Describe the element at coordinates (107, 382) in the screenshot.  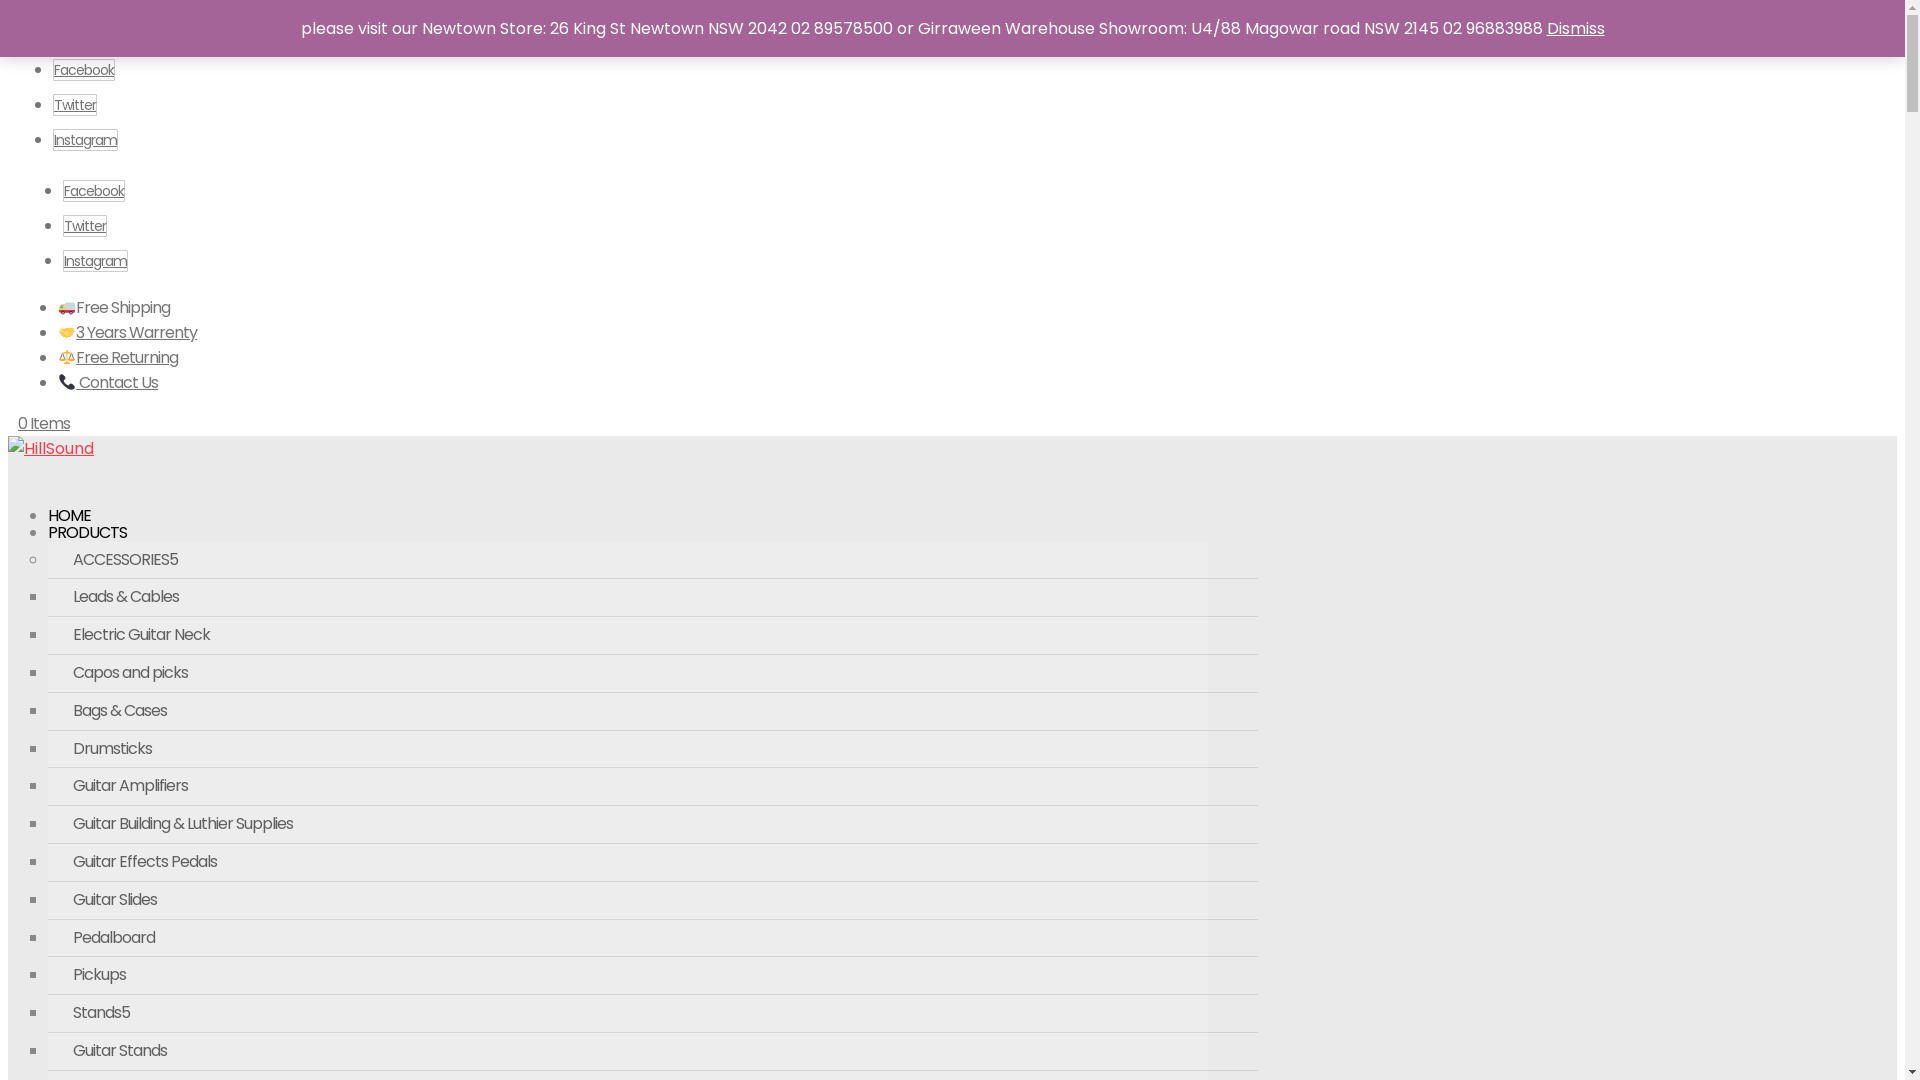
I see `'Contact Us'` at that location.